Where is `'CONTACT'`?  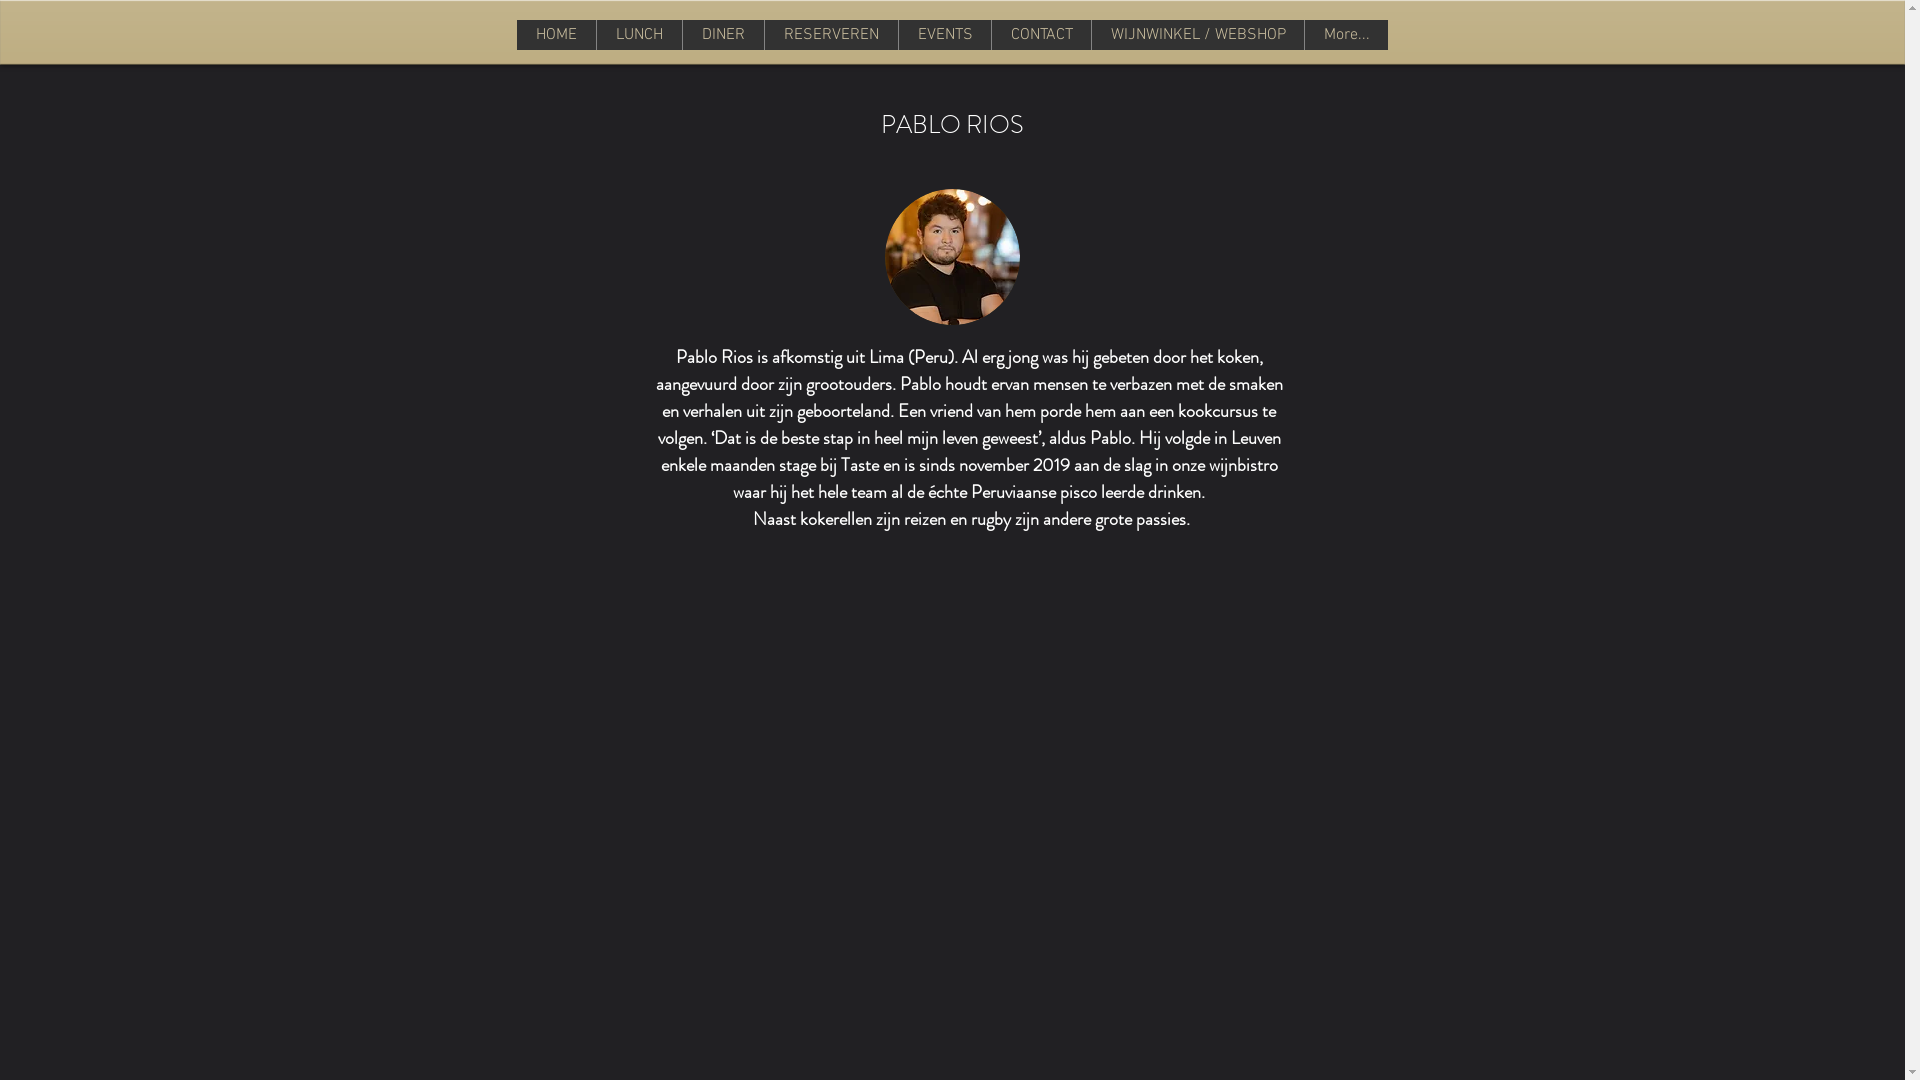 'CONTACT' is located at coordinates (1040, 34).